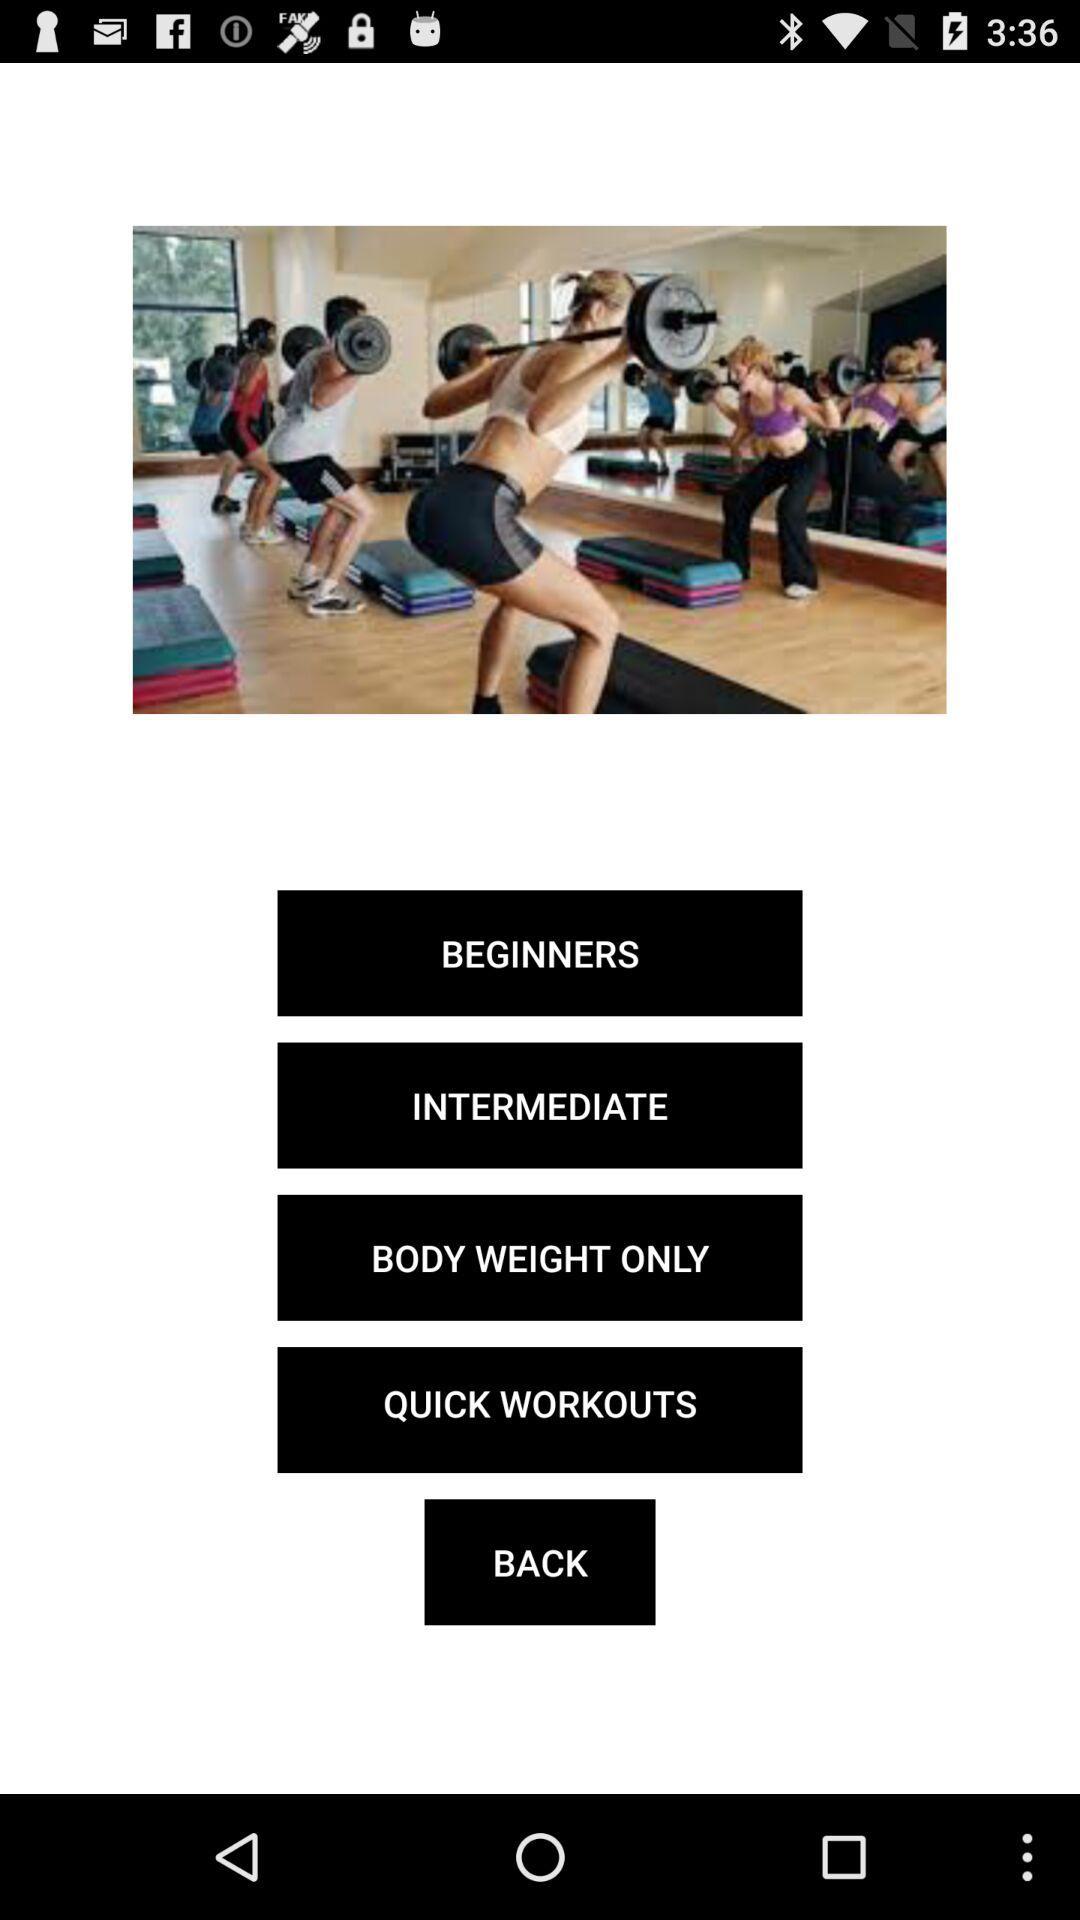 This screenshot has height=1920, width=1080. Describe the element at coordinates (540, 1561) in the screenshot. I see `back` at that location.